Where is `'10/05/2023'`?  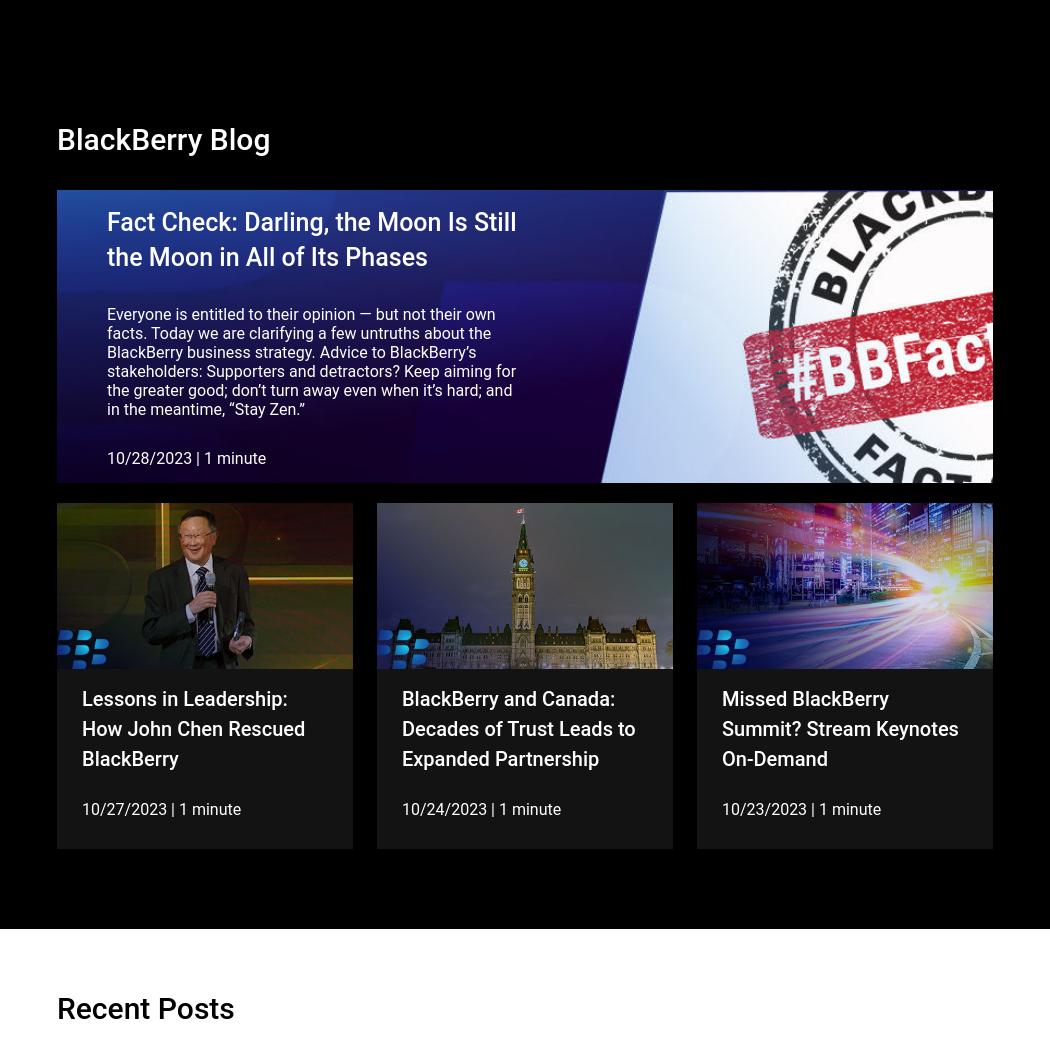
'10/05/2023' is located at coordinates (410, 875).